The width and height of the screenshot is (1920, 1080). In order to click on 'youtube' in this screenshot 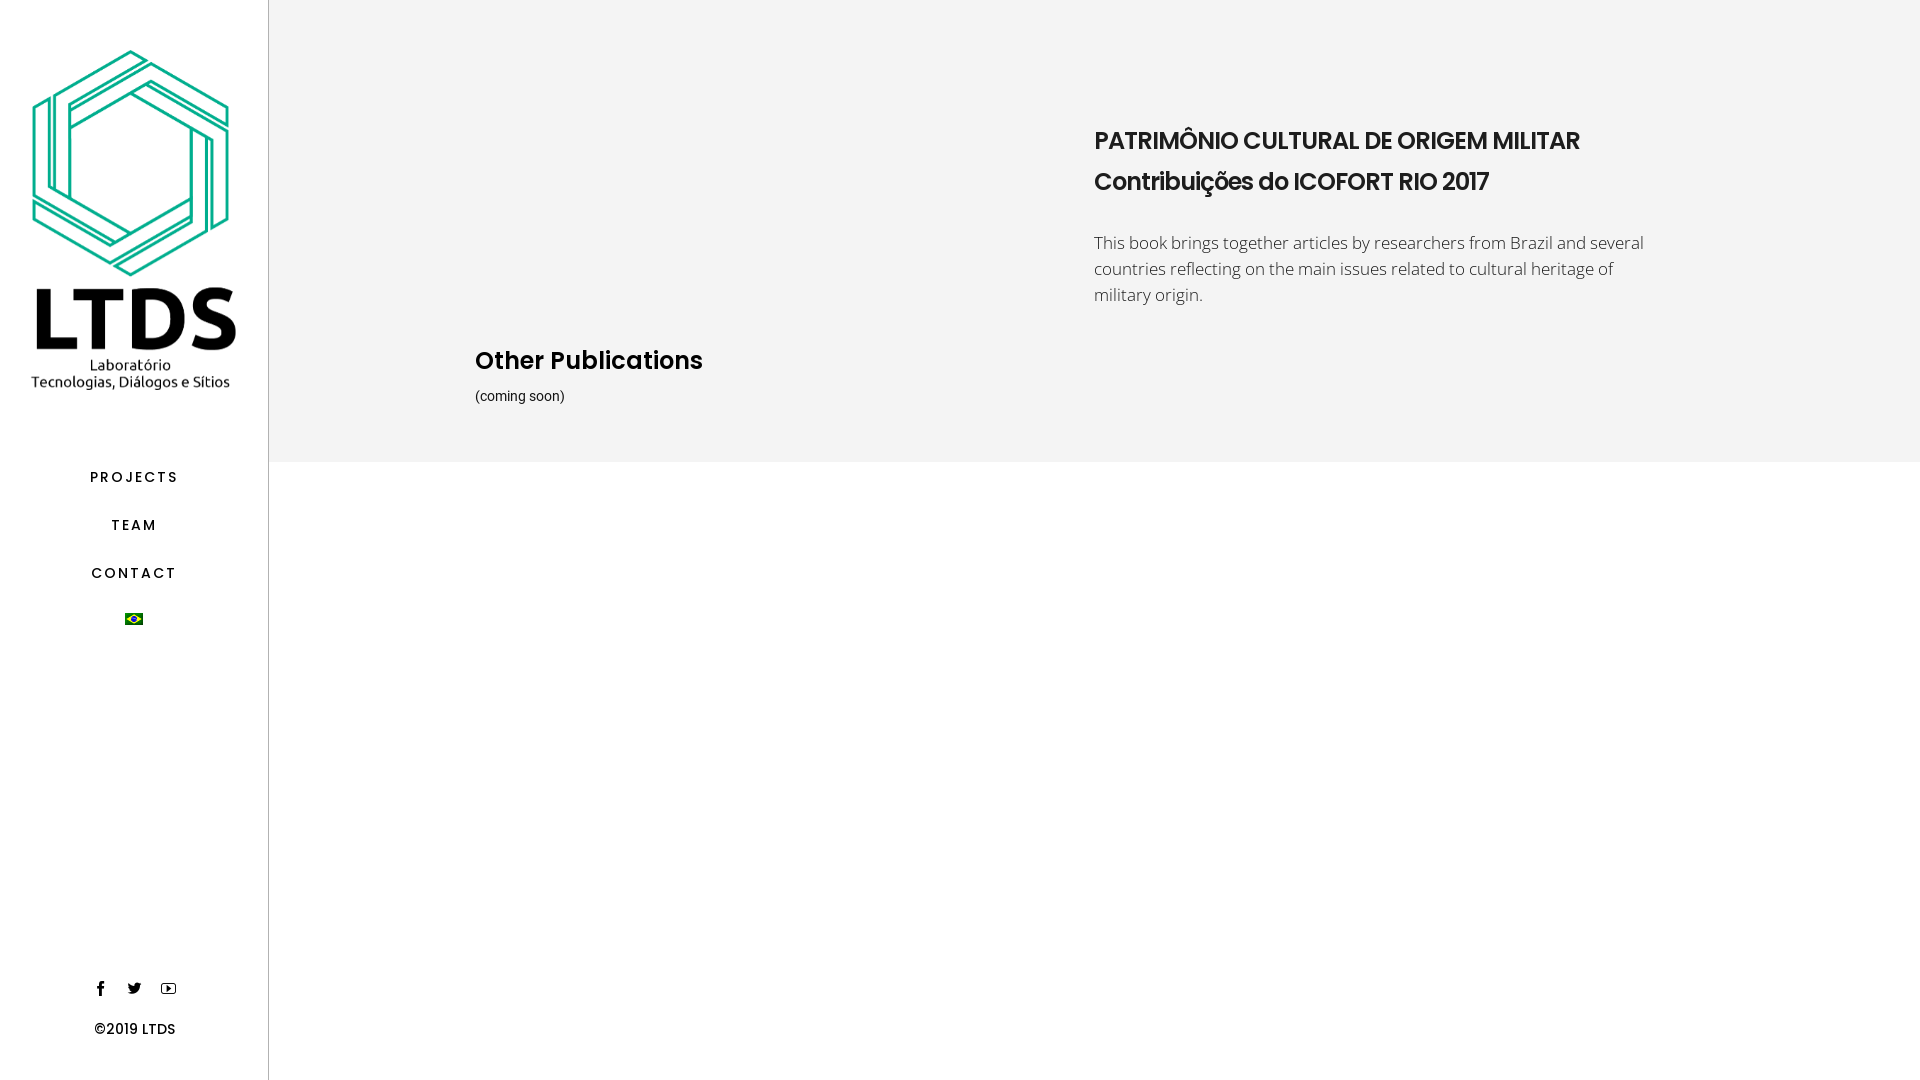, I will do `click(168, 987)`.